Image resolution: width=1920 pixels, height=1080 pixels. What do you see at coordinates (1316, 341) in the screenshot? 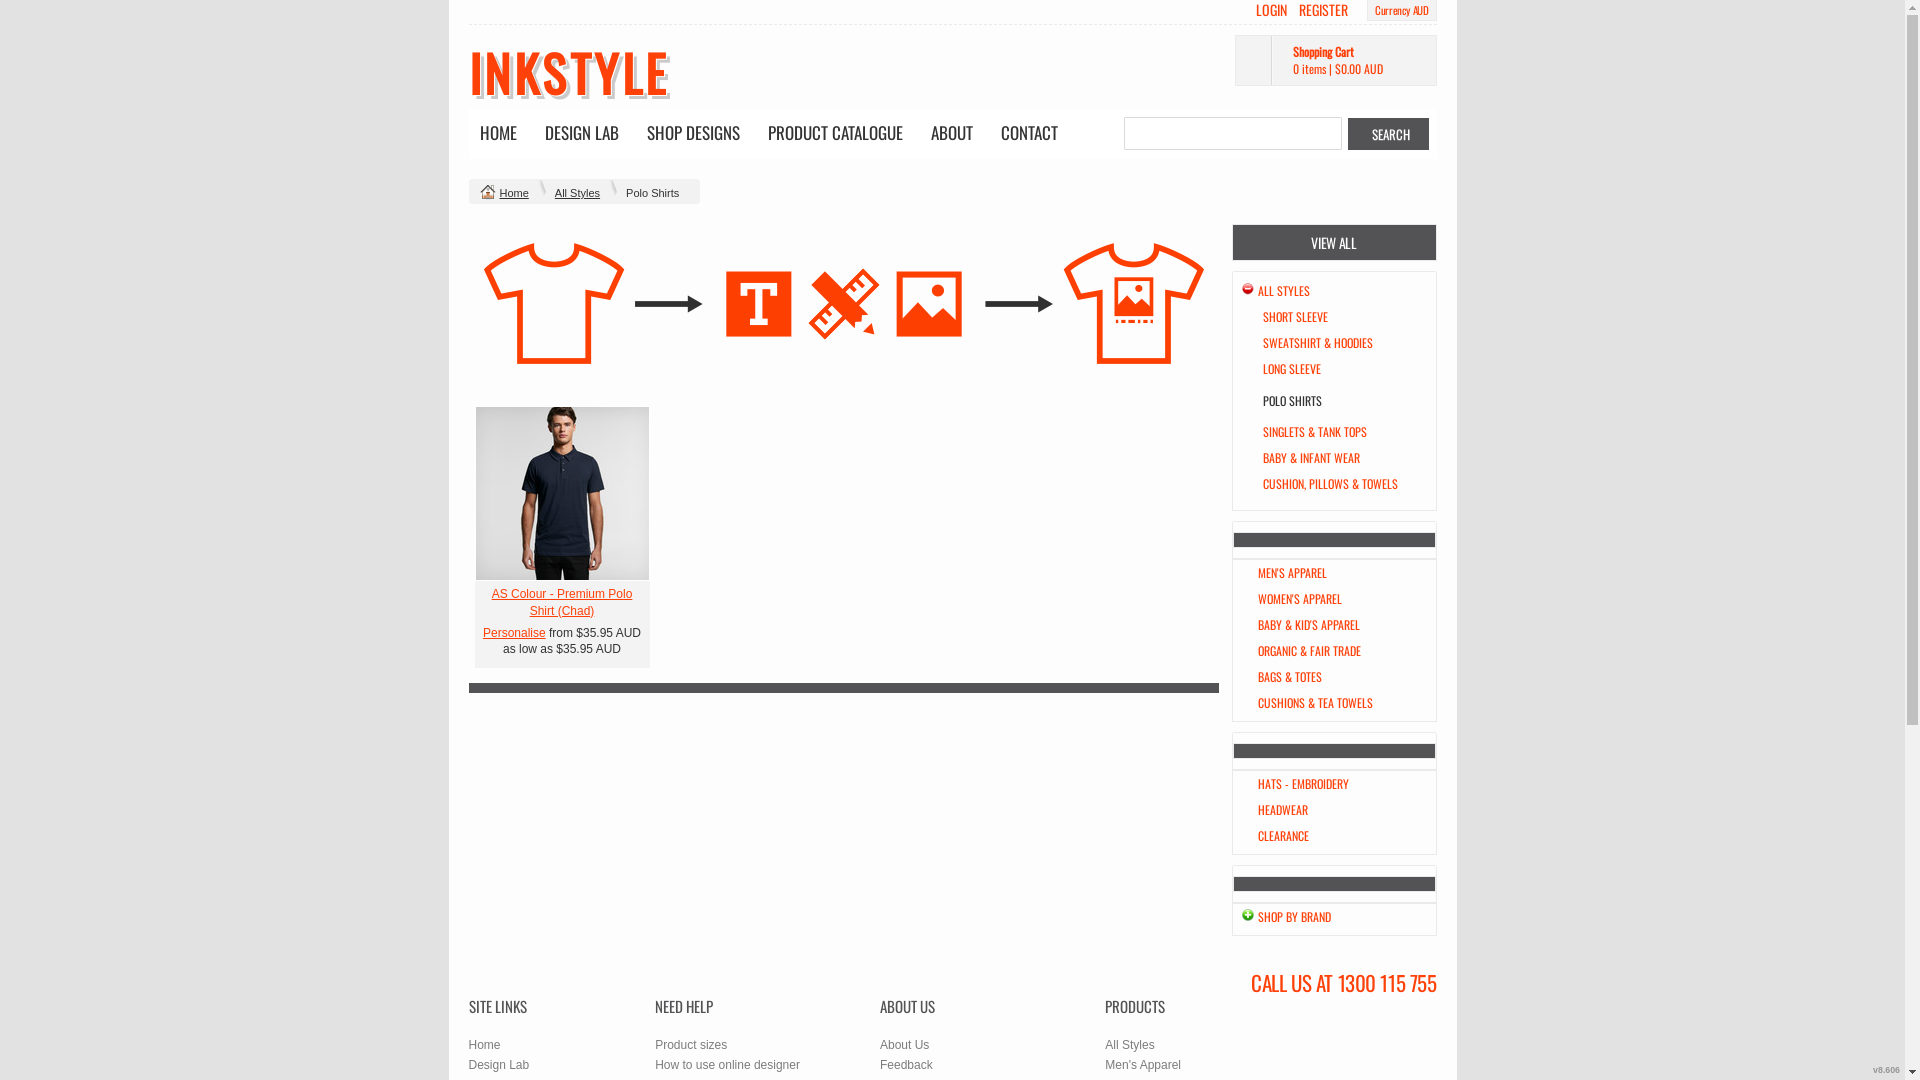
I see `'SWEATSHIRT & HOODIES'` at bounding box center [1316, 341].